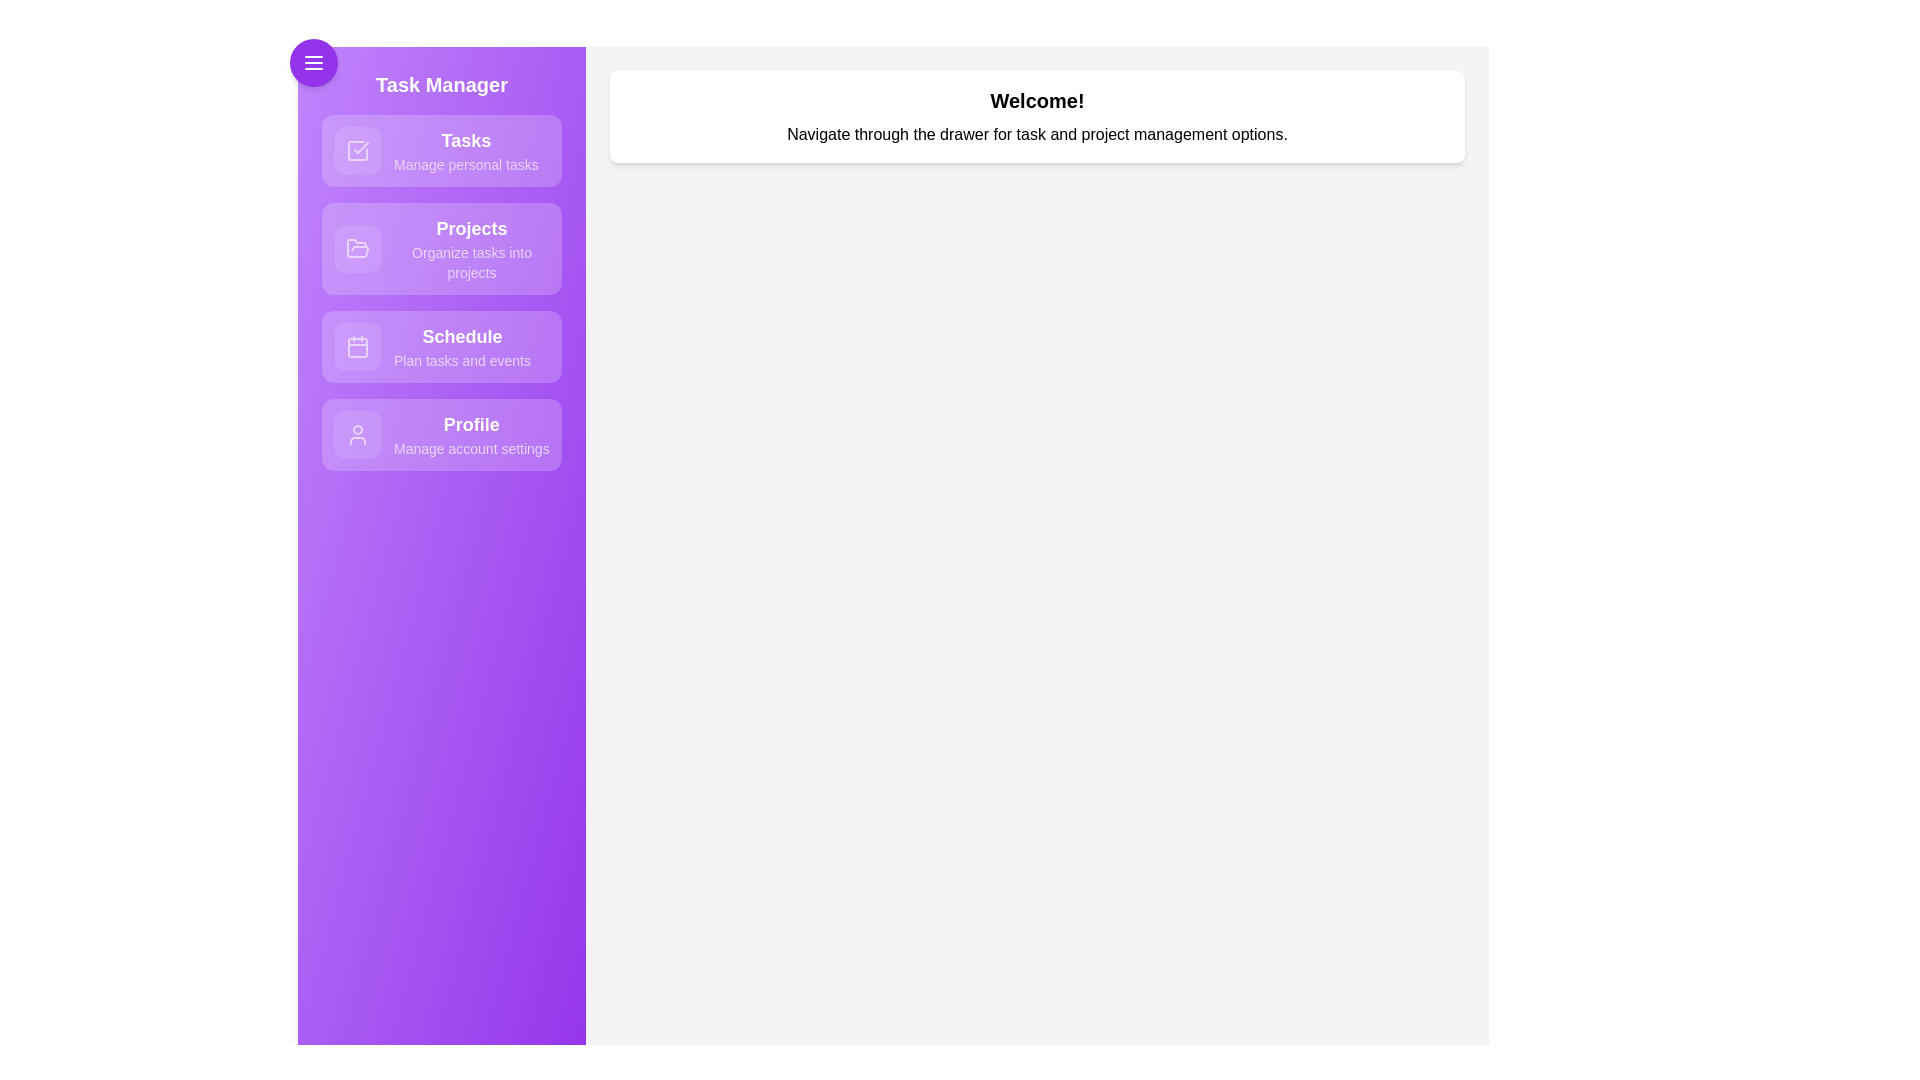 This screenshot has height=1080, width=1920. What do you see at coordinates (1037, 585) in the screenshot?
I see `the main content area to focus on it` at bounding box center [1037, 585].